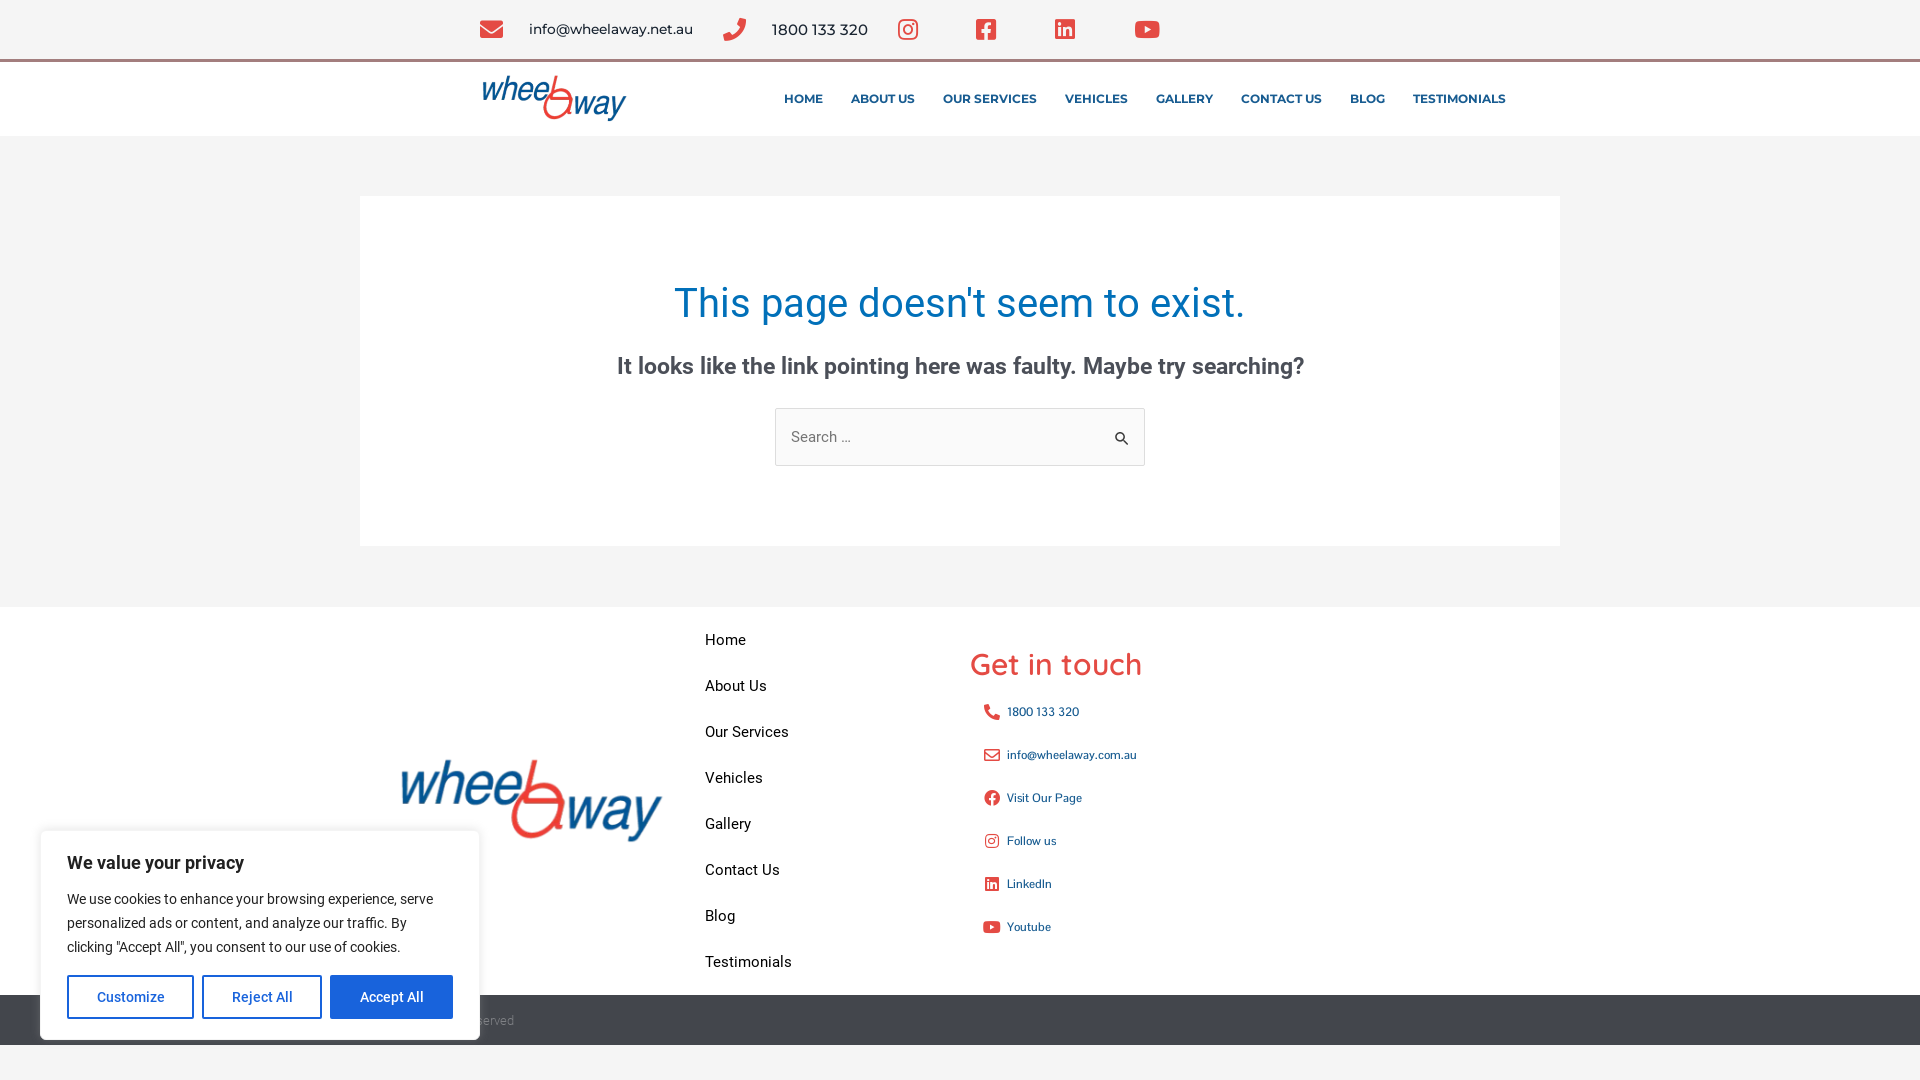 The image size is (1920, 1080). Describe the element at coordinates (817, 777) in the screenshot. I see `'Vehicles'` at that location.